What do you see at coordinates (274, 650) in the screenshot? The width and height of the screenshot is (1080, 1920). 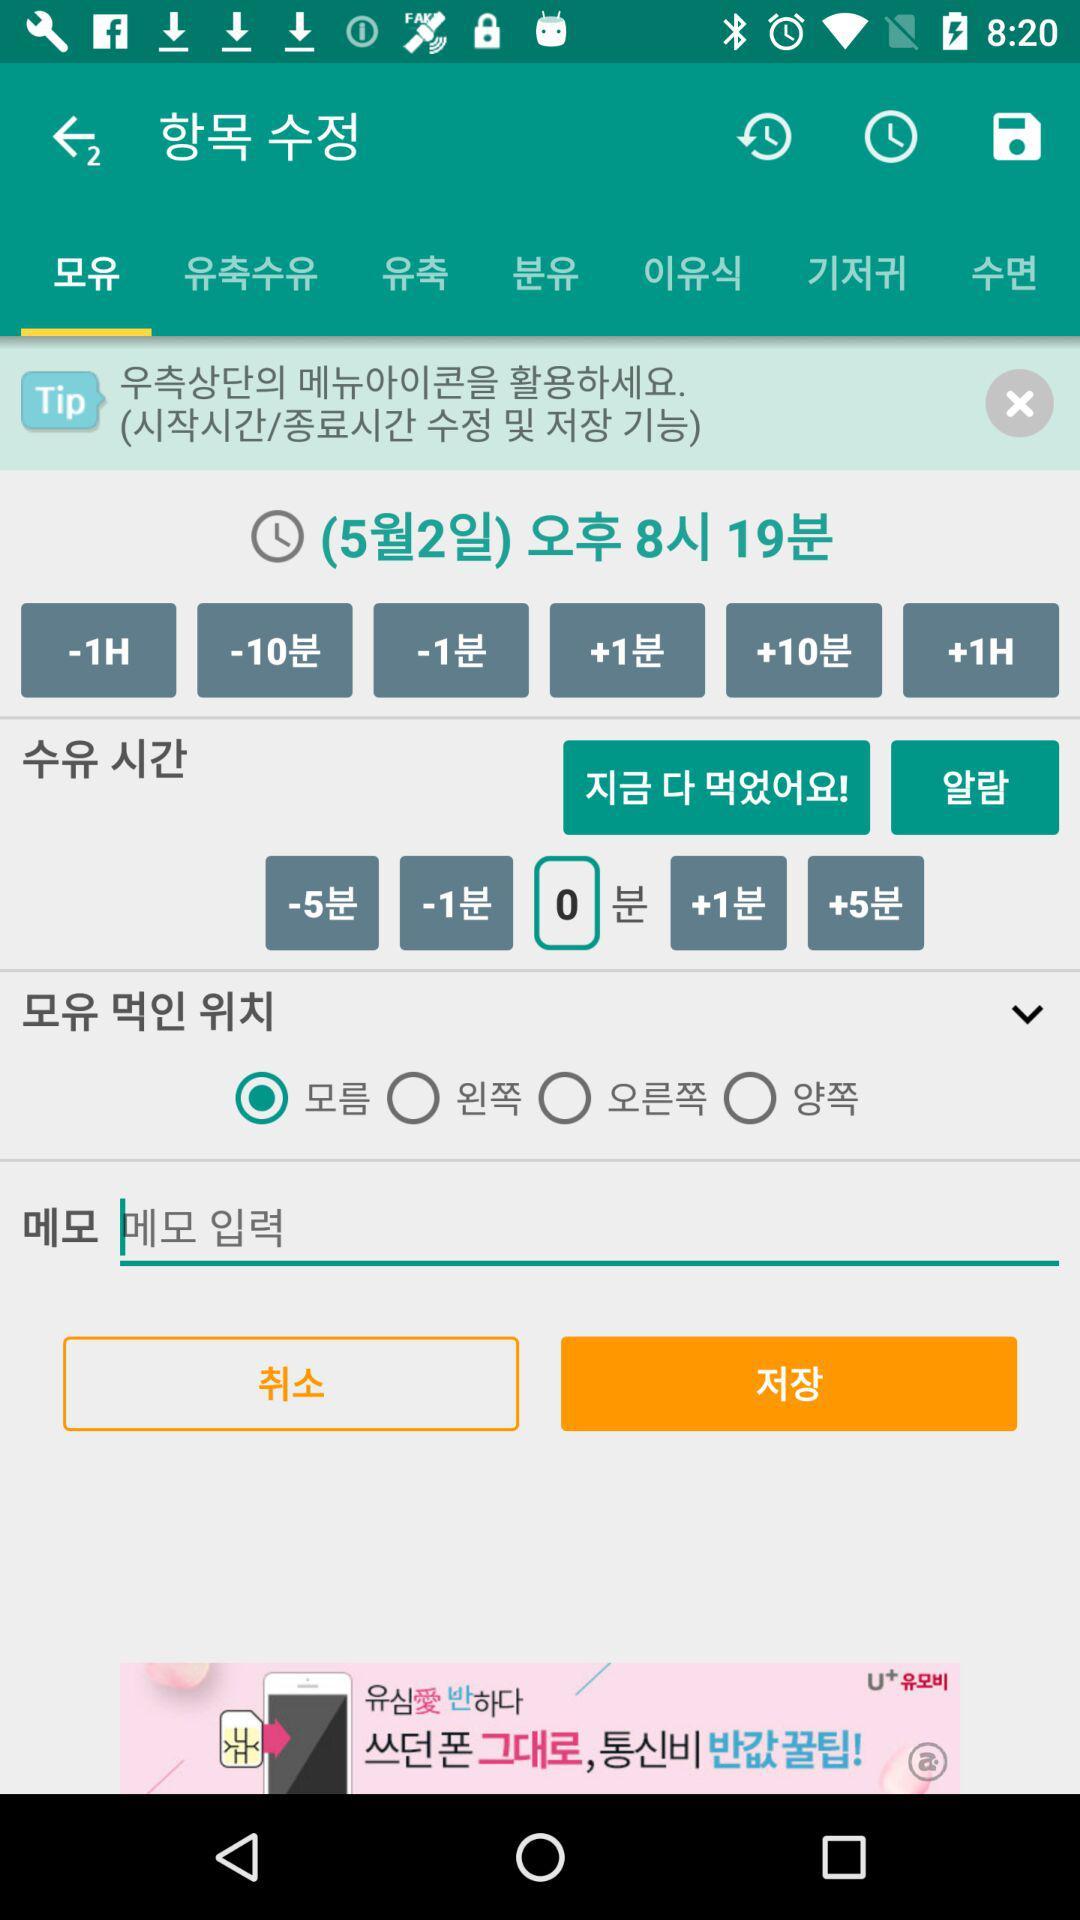 I see `item to the right of the -1h icon` at bounding box center [274, 650].